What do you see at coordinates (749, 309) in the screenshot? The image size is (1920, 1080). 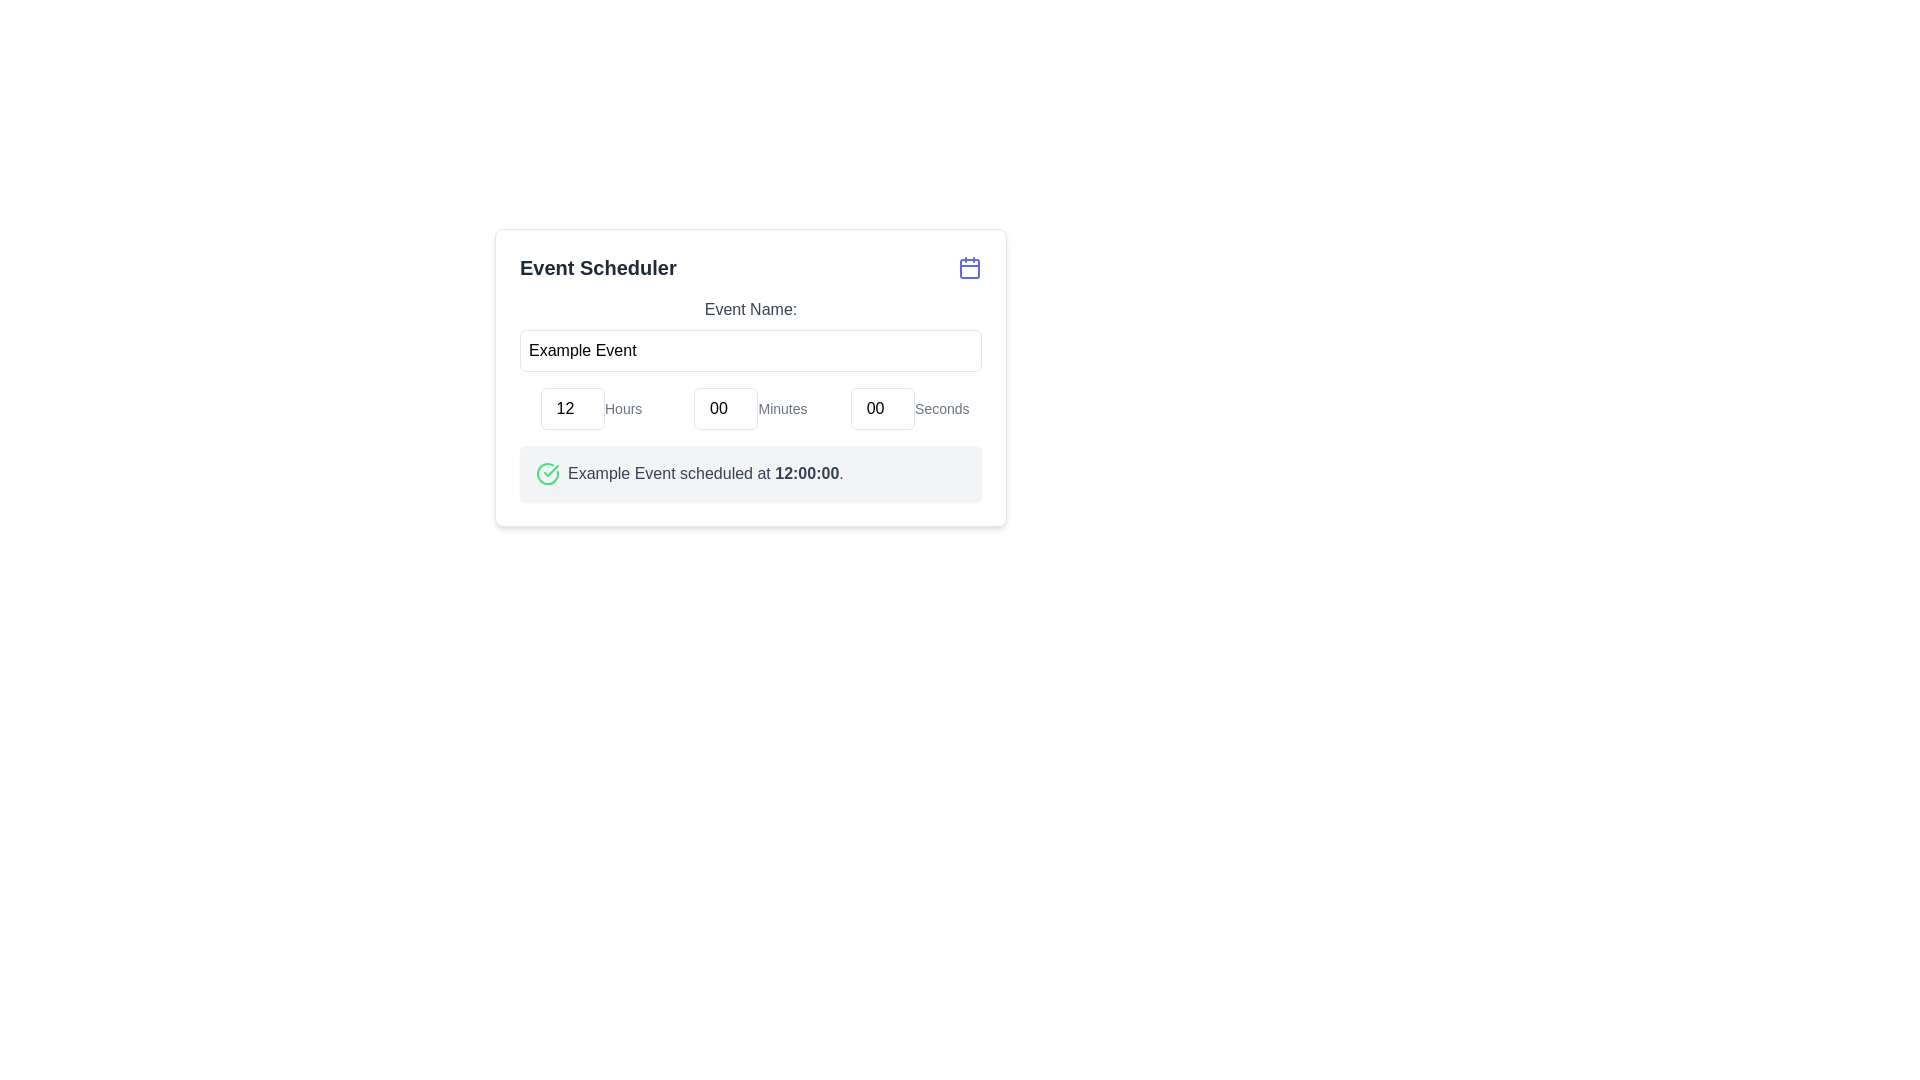 I see `the text label that indicates the information for the input field below it, which is positioned above the text input field containing 'Example Event'` at bounding box center [749, 309].